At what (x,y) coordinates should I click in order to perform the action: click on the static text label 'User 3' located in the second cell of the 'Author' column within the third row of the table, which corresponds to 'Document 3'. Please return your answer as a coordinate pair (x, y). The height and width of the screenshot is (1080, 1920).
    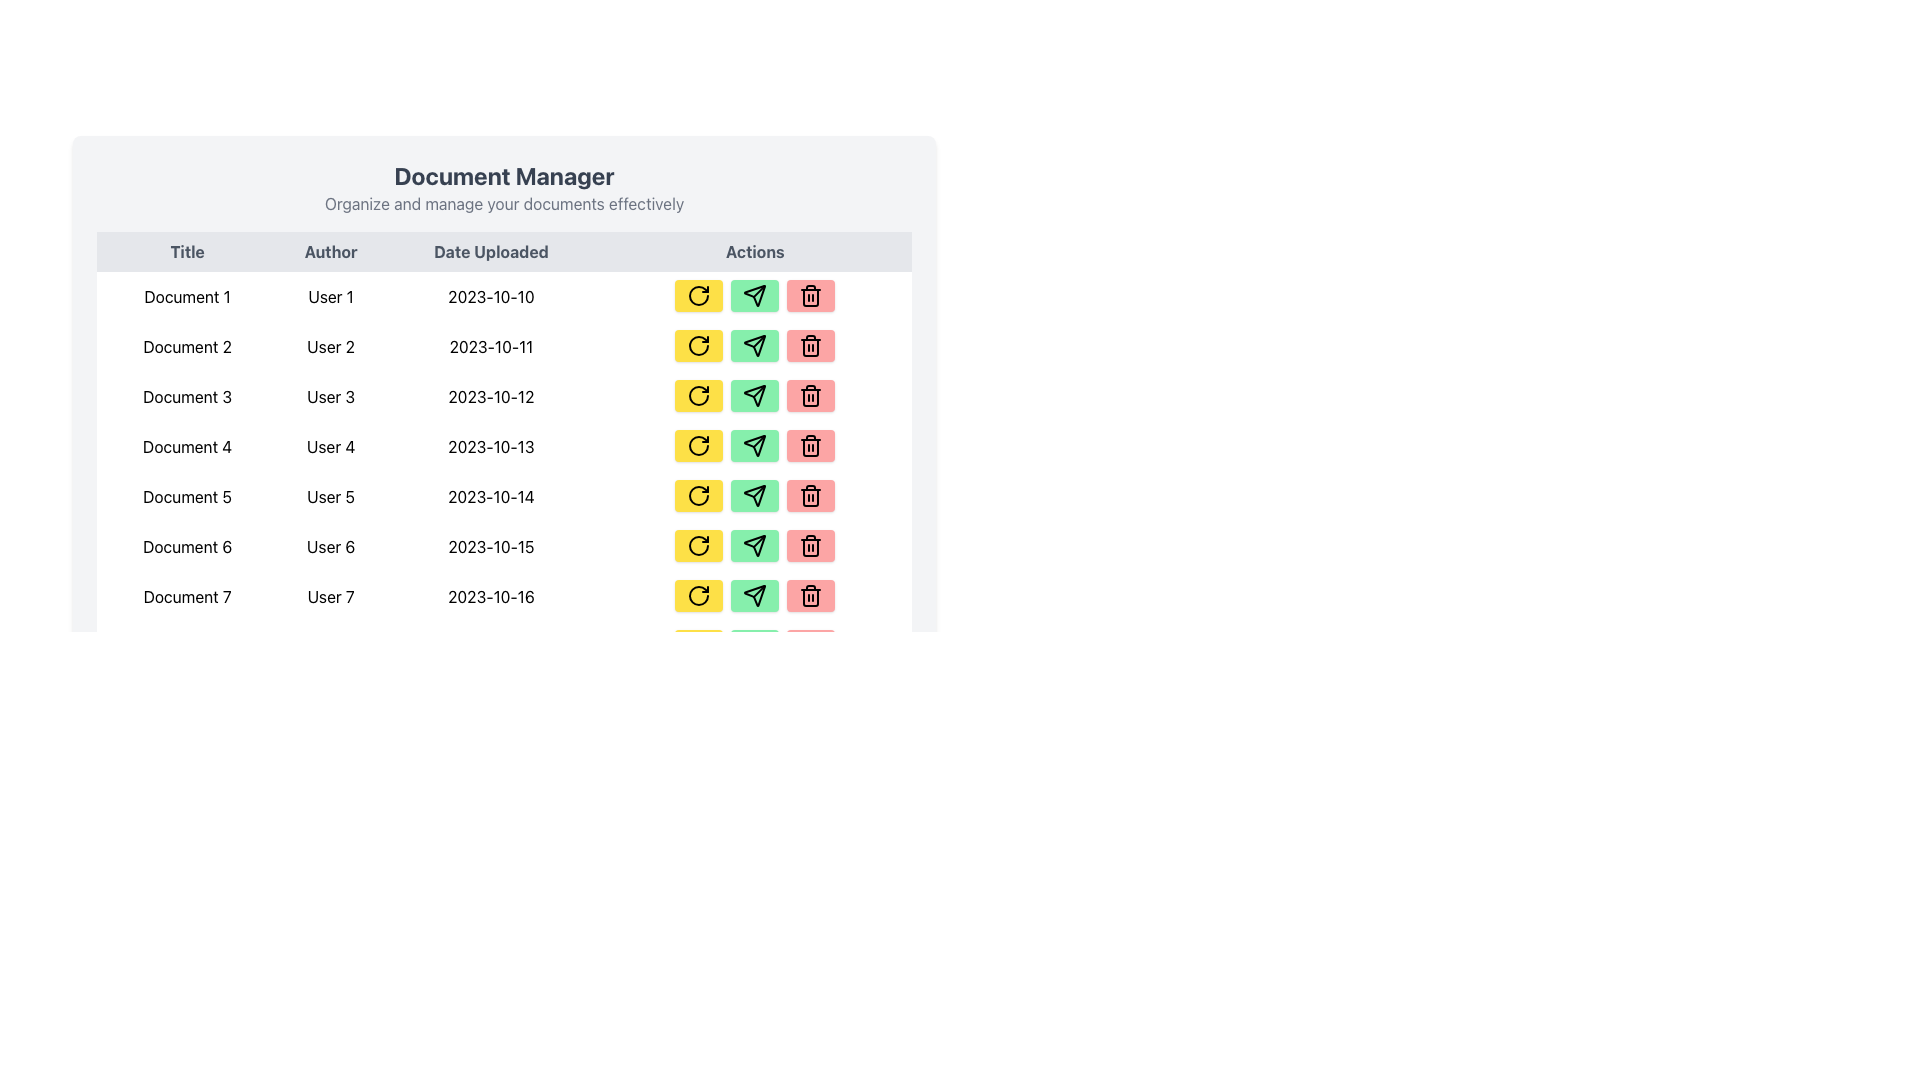
    Looking at the image, I should click on (331, 397).